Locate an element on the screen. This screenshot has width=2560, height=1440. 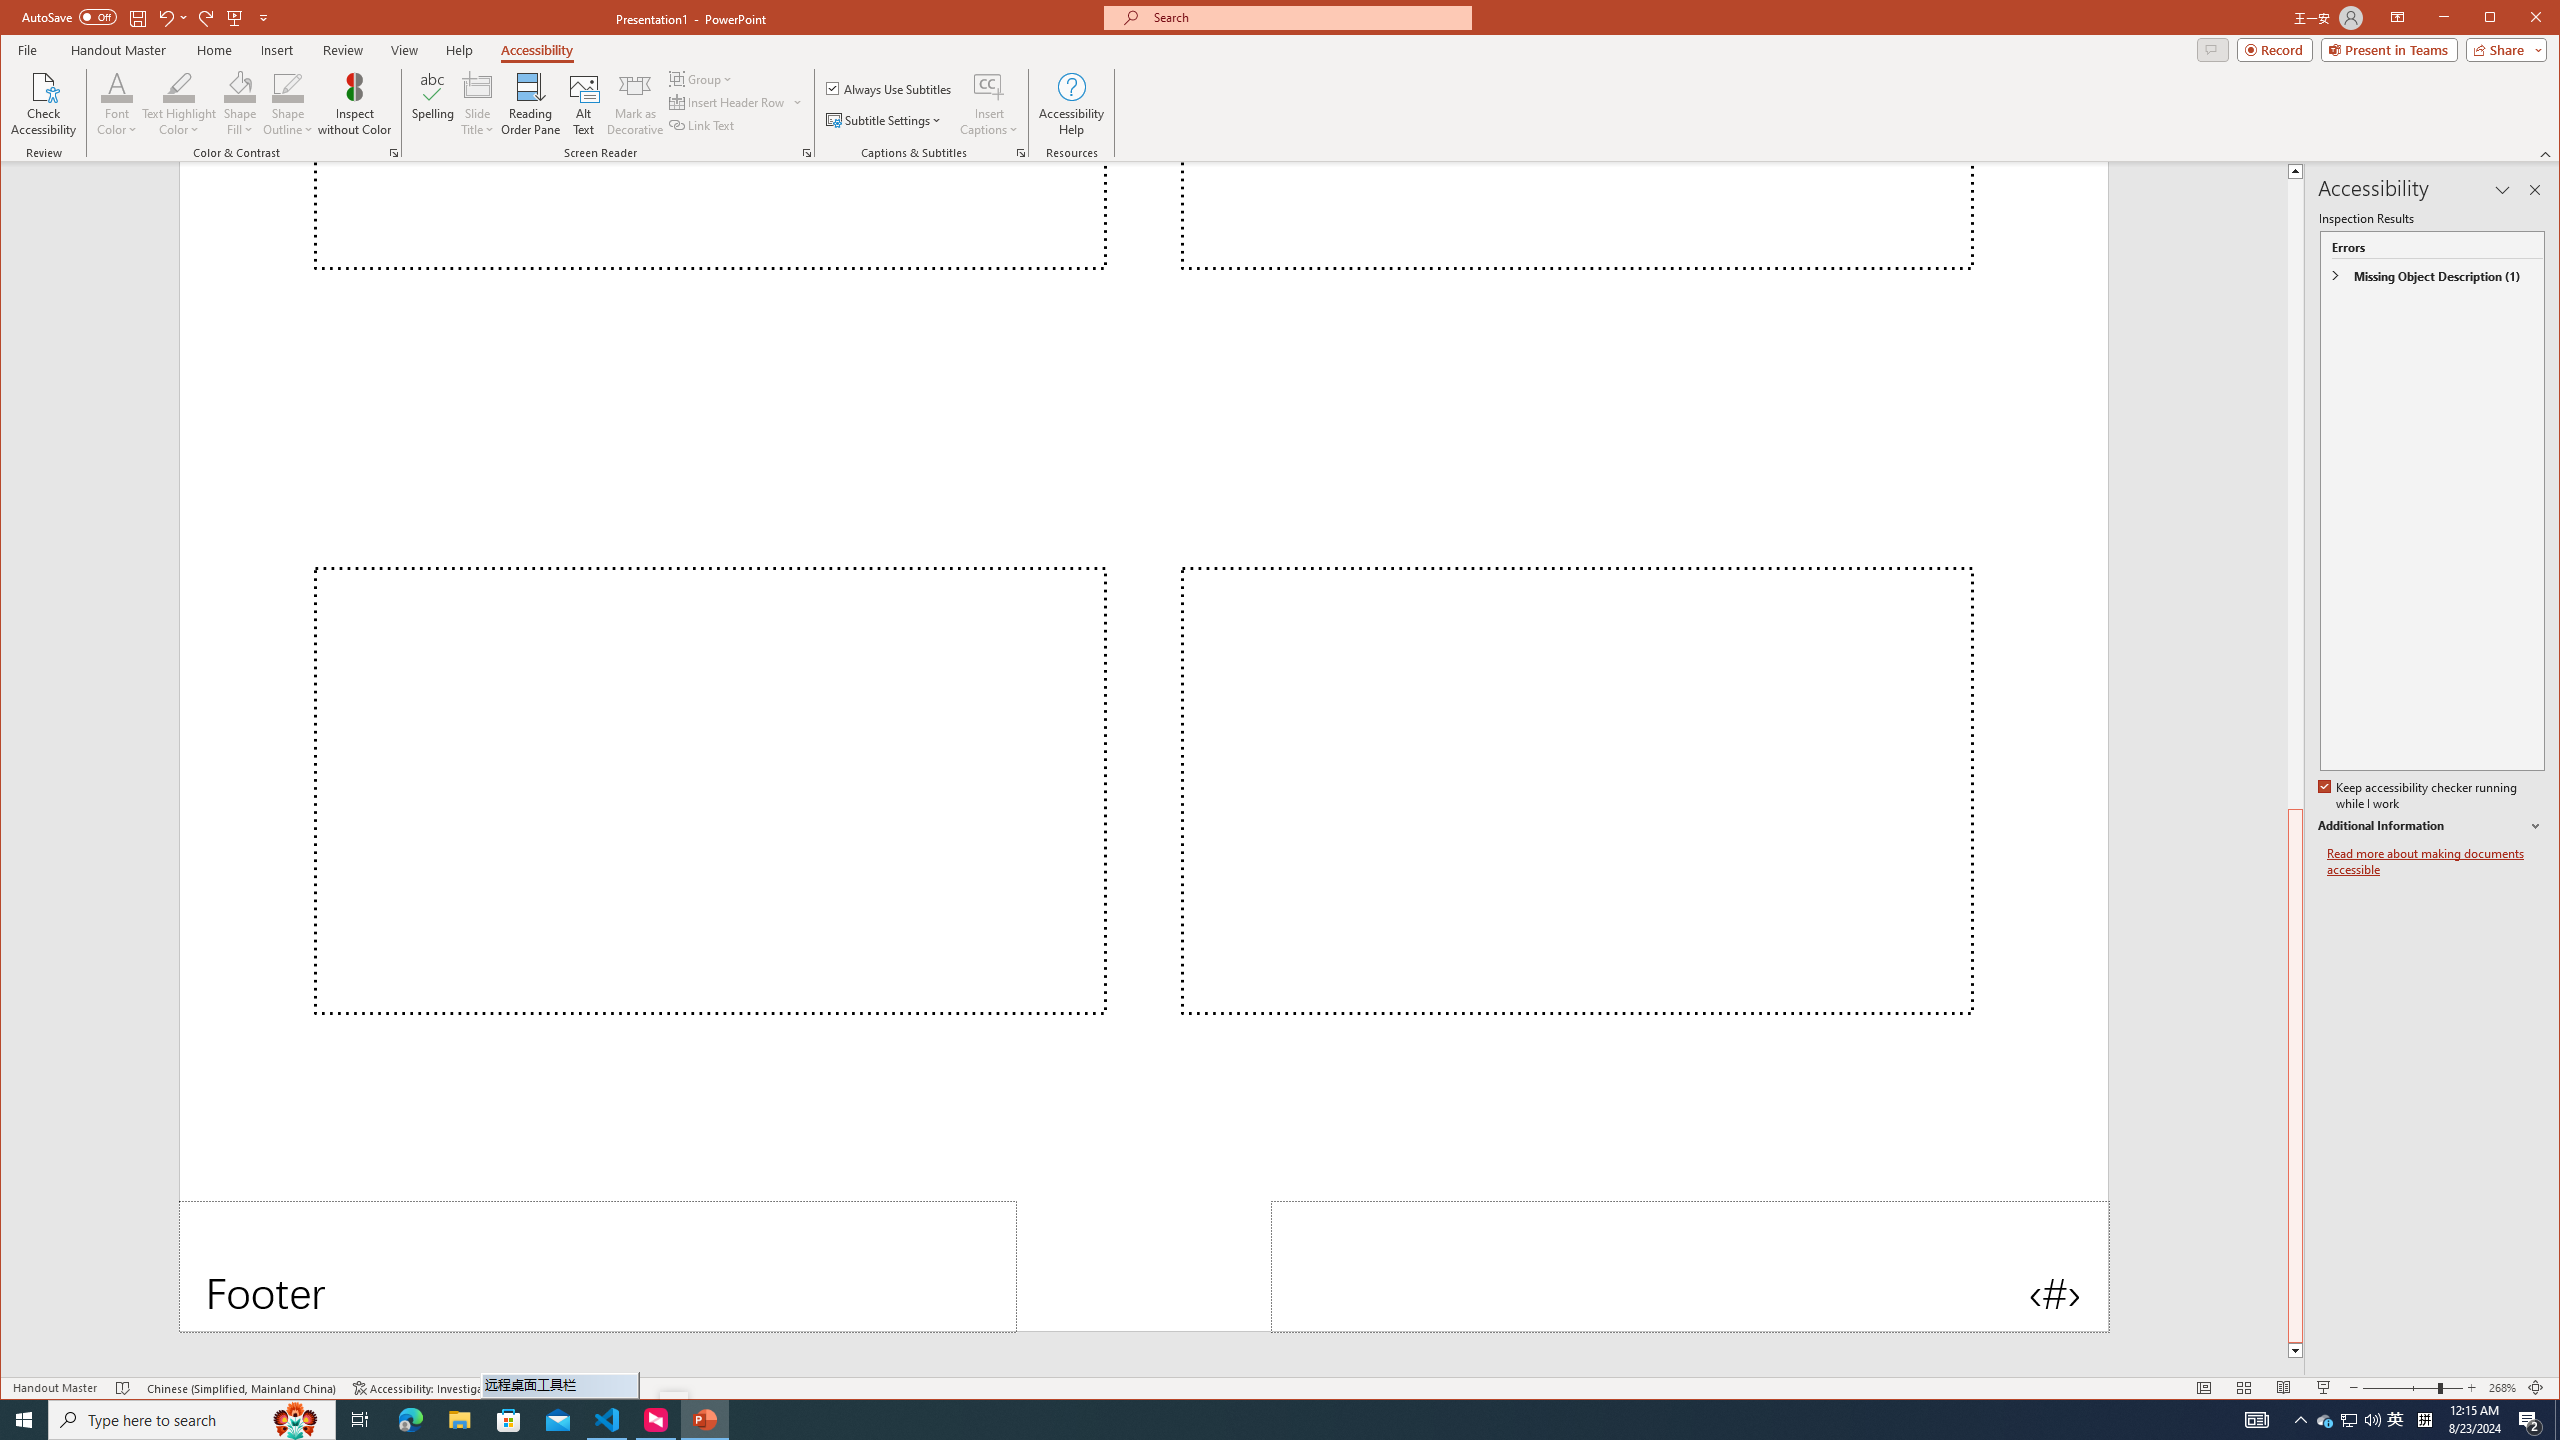
'Spell Check No Errors' is located at coordinates (123, 1387).